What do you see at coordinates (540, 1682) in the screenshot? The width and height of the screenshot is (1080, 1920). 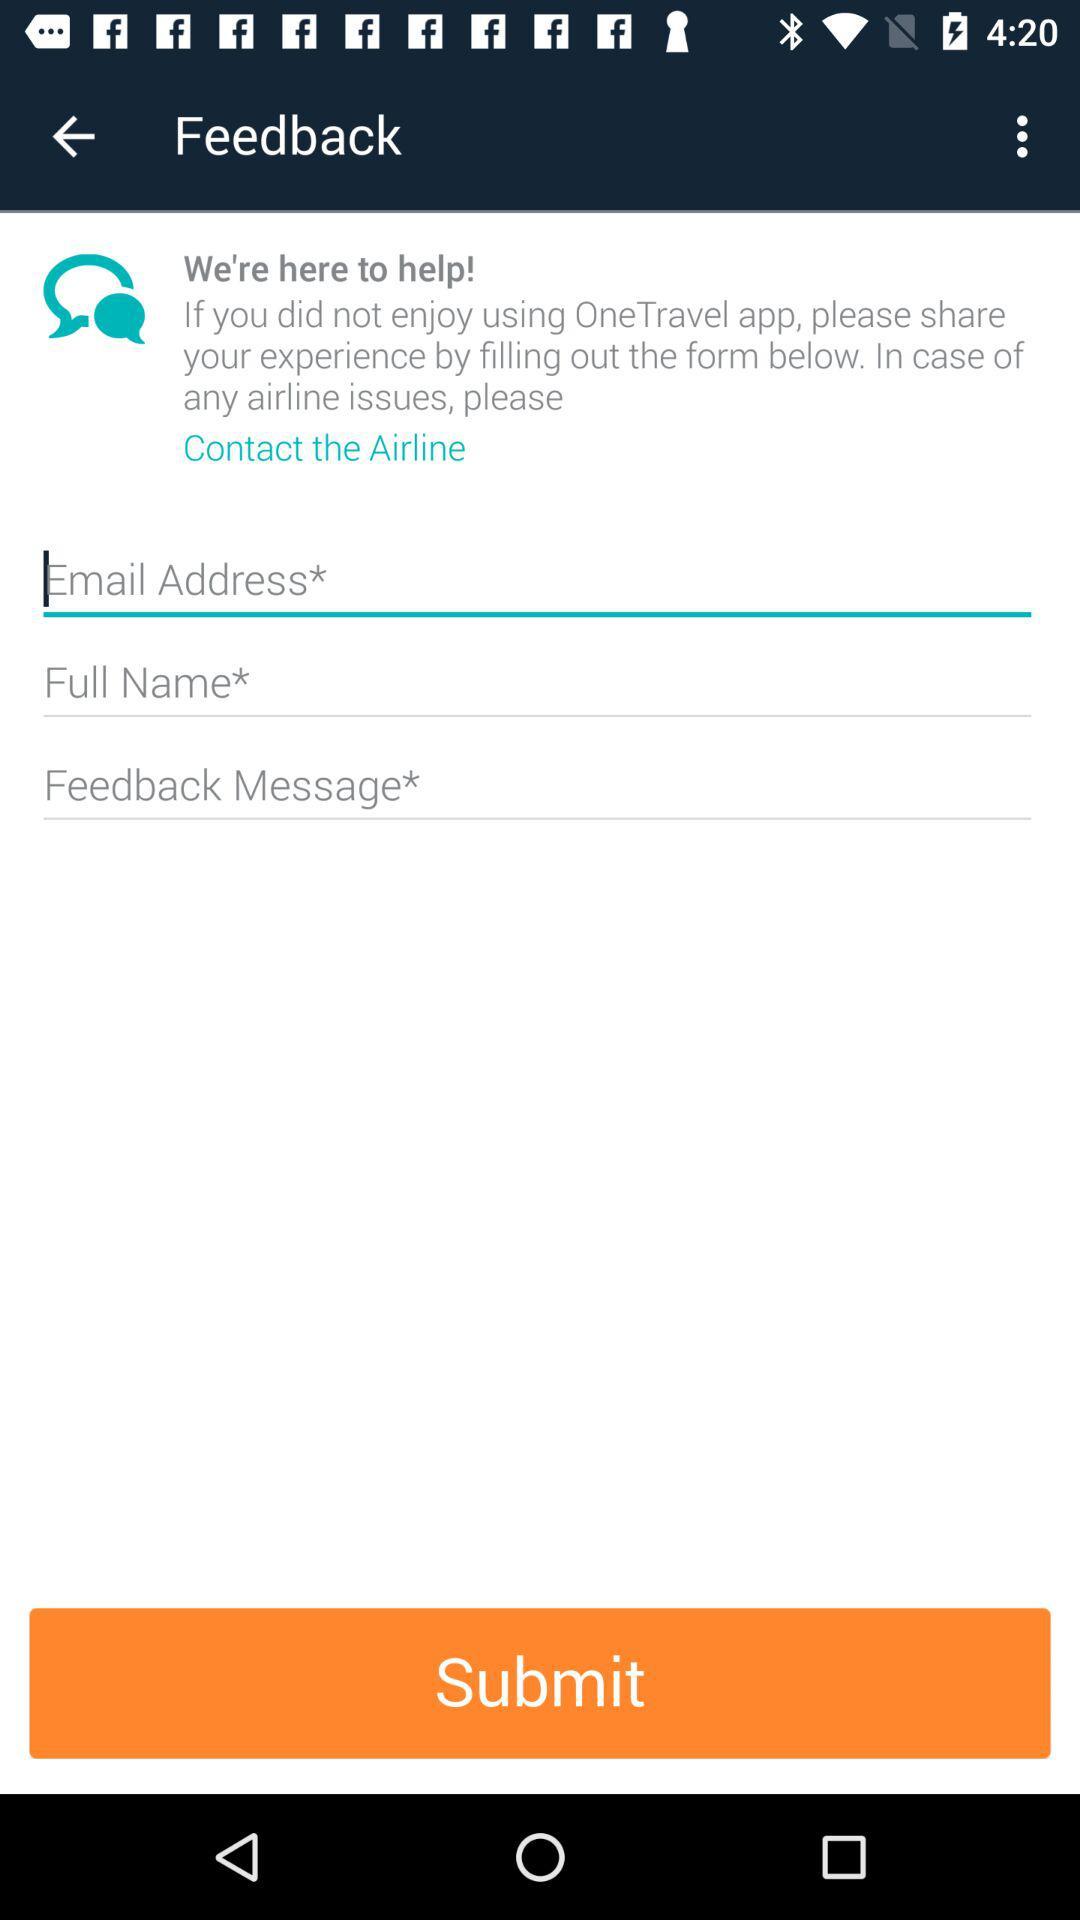 I see `submit button shown at the bottom of the page` at bounding box center [540, 1682].